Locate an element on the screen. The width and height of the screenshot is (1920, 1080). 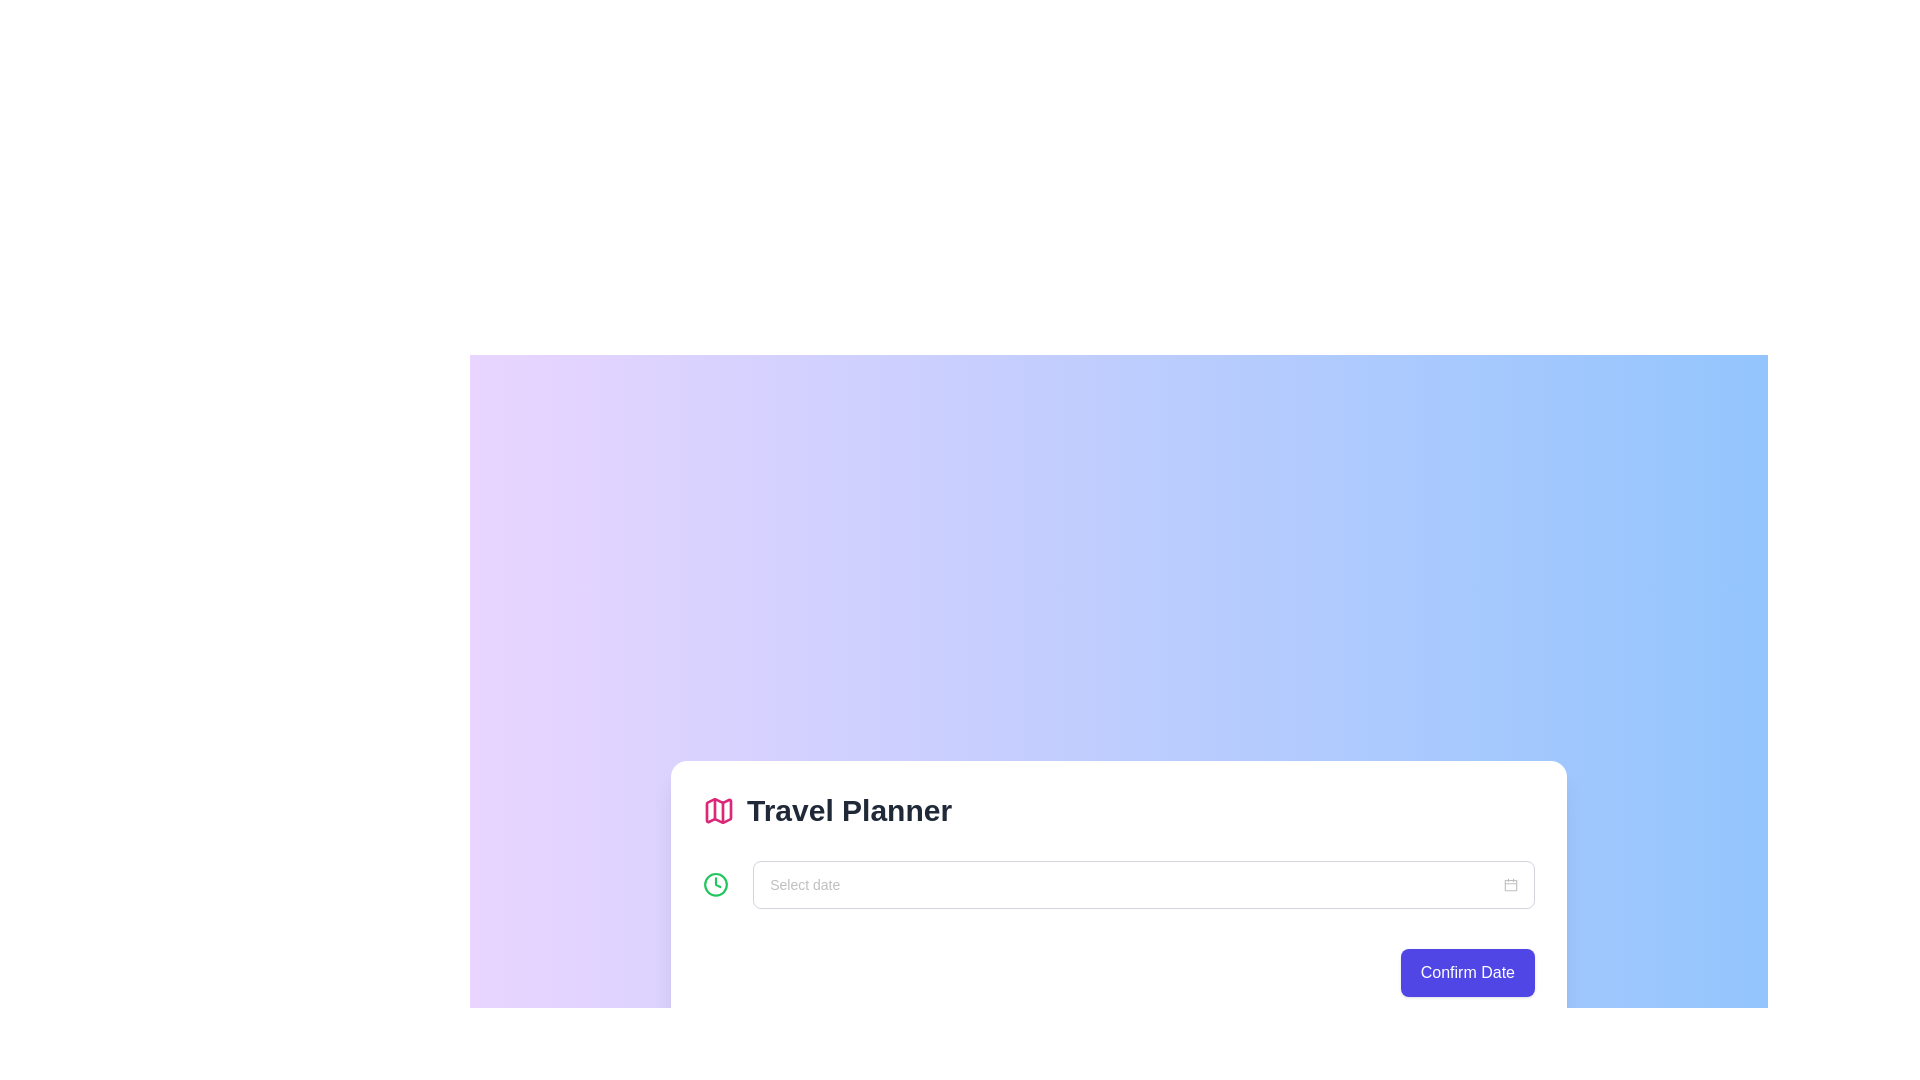
the small calendar icon with a gray border located on the far right of the text input field is located at coordinates (1511, 883).